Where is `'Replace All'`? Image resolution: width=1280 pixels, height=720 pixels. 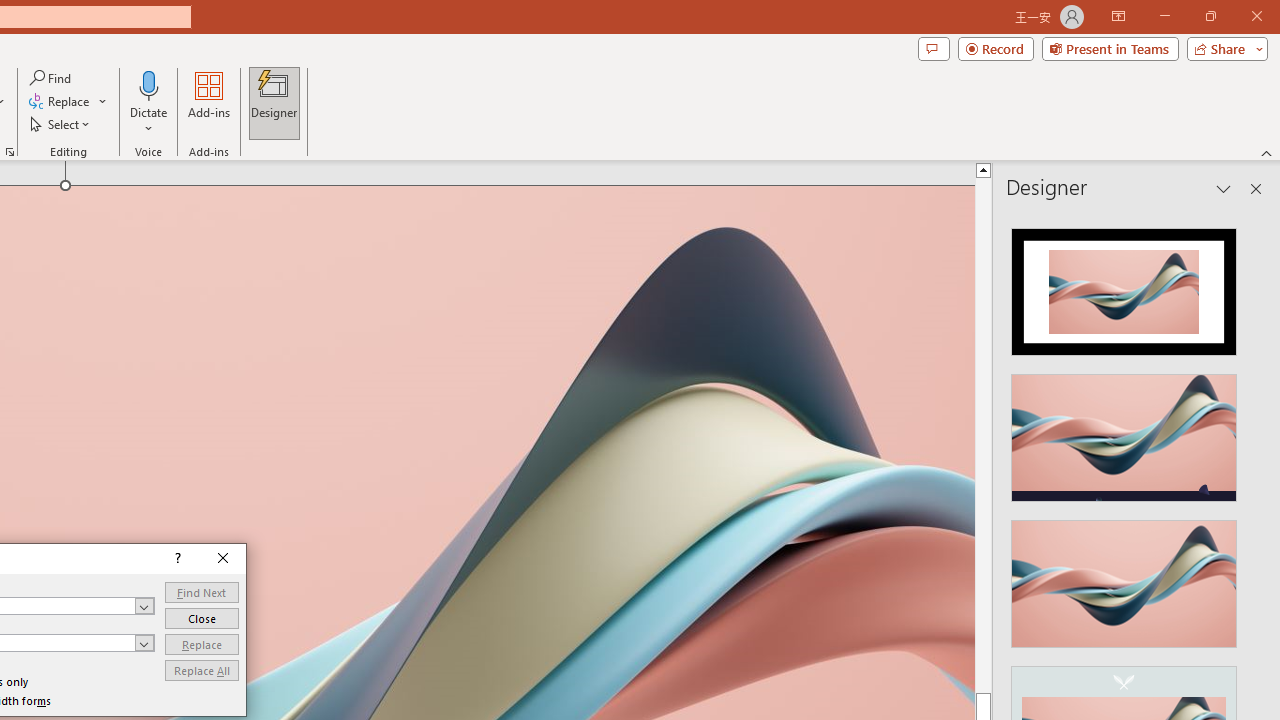 'Replace All' is located at coordinates (202, 670).